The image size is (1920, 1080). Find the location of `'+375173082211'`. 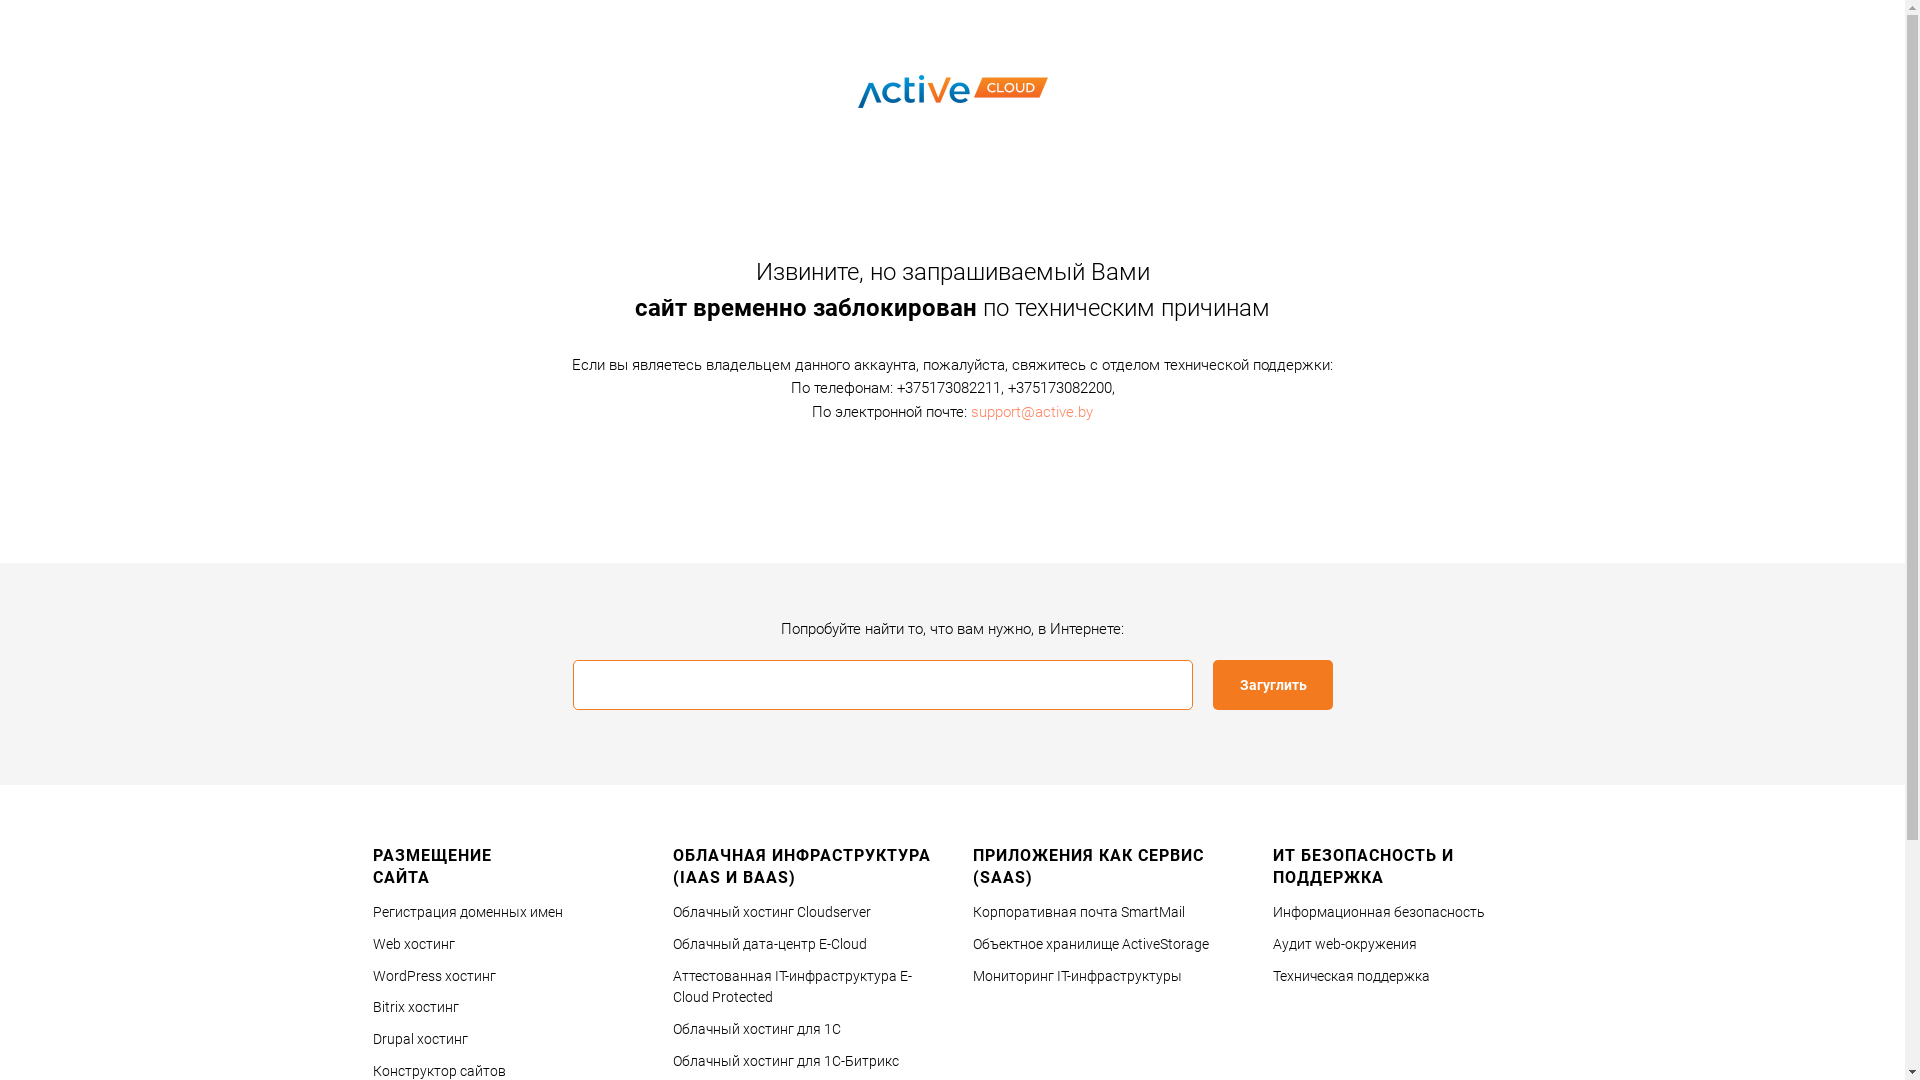

'+375173082211' is located at coordinates (947, 388).